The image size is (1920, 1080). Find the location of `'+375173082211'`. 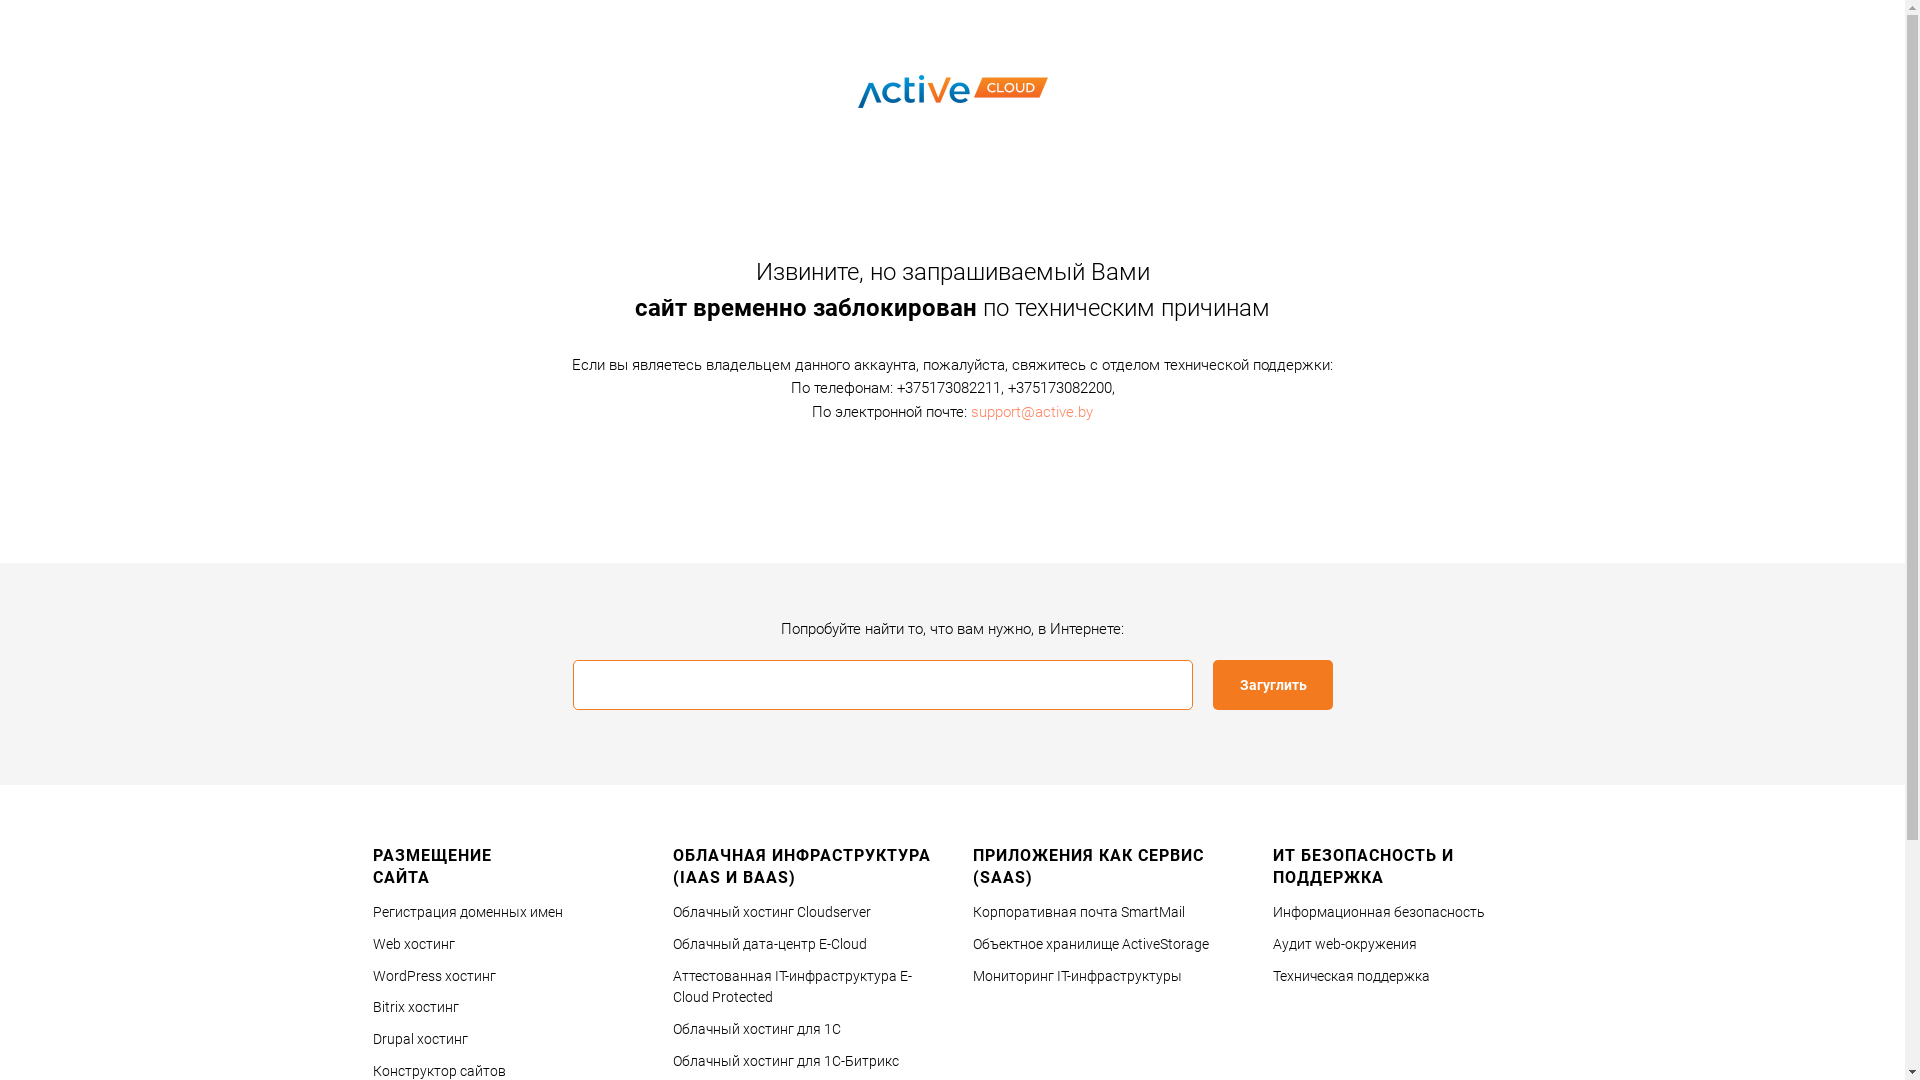

'+375173082211' is located at coordinates (947, 388).